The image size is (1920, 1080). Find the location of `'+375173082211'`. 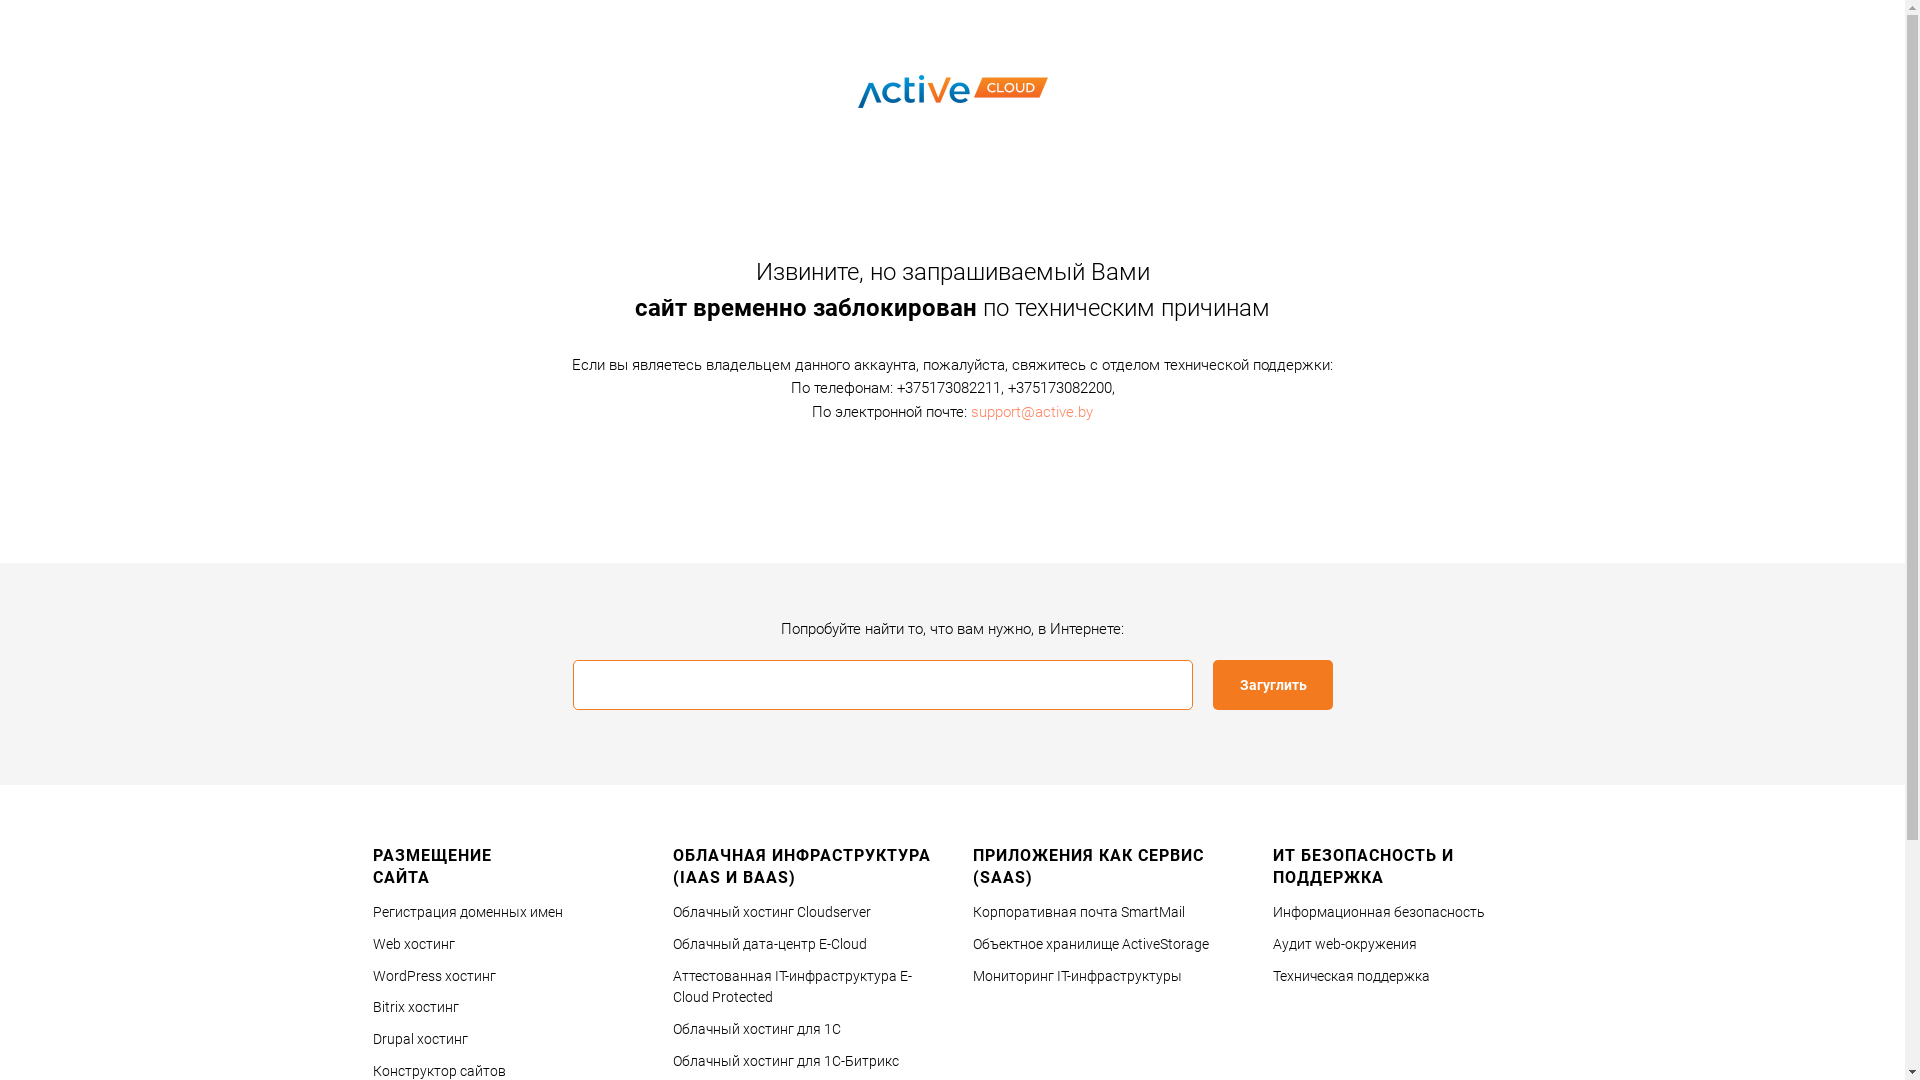

'+375173082211' is located at coordinates (947, 388).